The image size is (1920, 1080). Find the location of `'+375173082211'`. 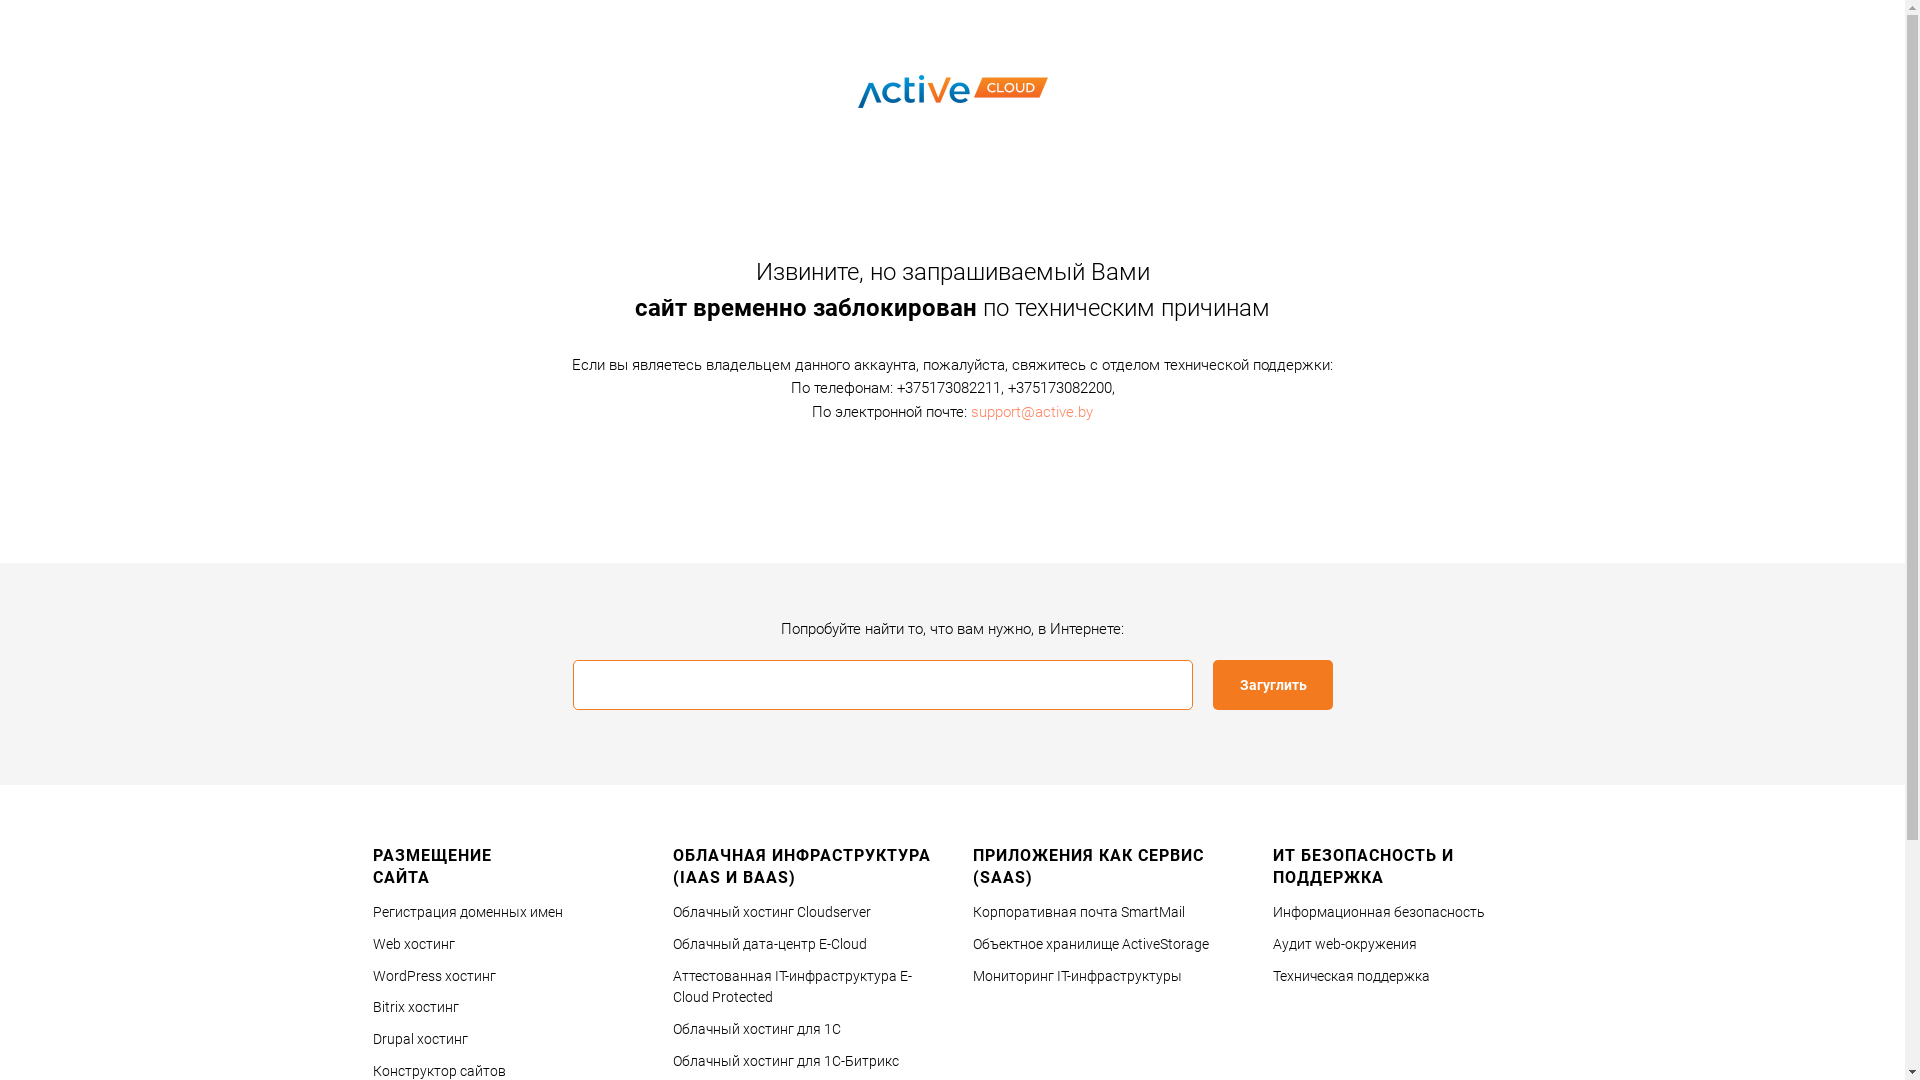

'+375173082211' is located at coordinates (947, 388).